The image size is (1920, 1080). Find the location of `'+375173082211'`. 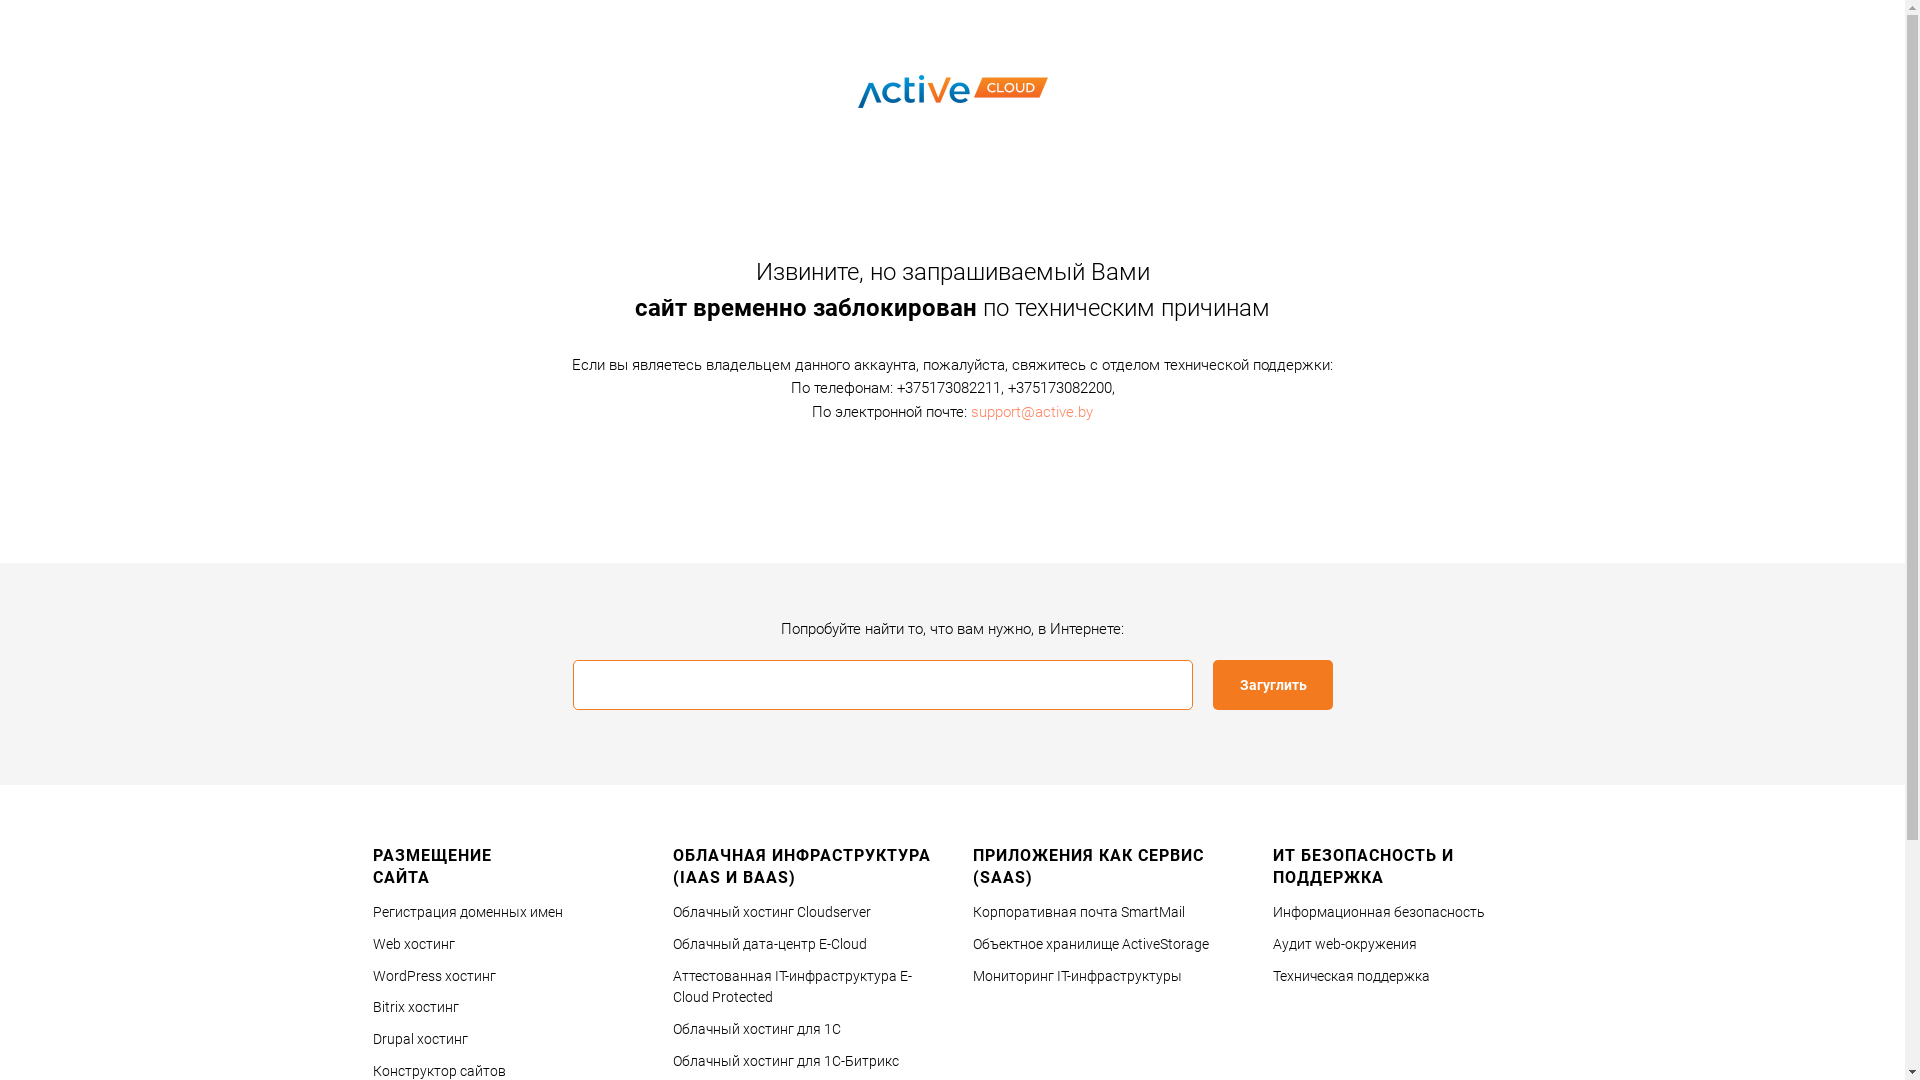

'+375173082211' is located at coordinates (947, 388).